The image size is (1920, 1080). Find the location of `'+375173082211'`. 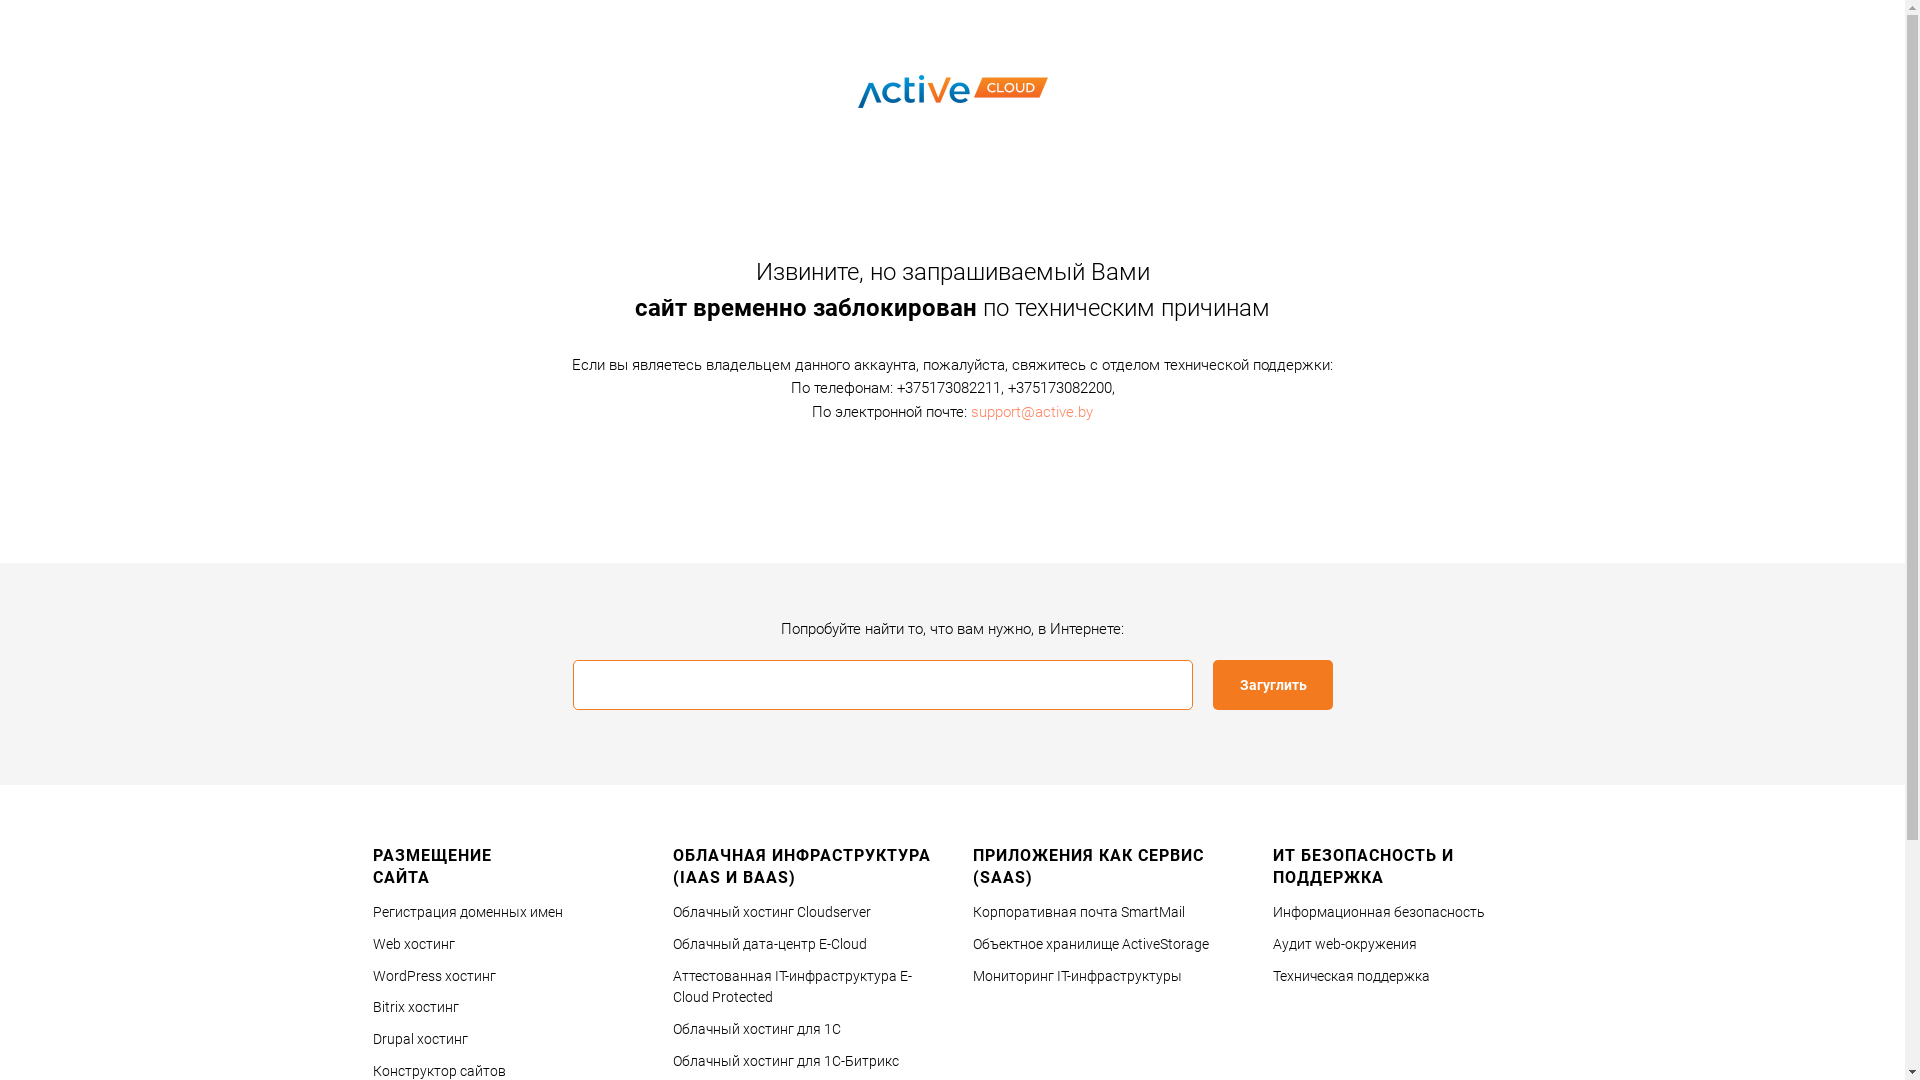

'+375173082211' is located at coordinates (947, 388).